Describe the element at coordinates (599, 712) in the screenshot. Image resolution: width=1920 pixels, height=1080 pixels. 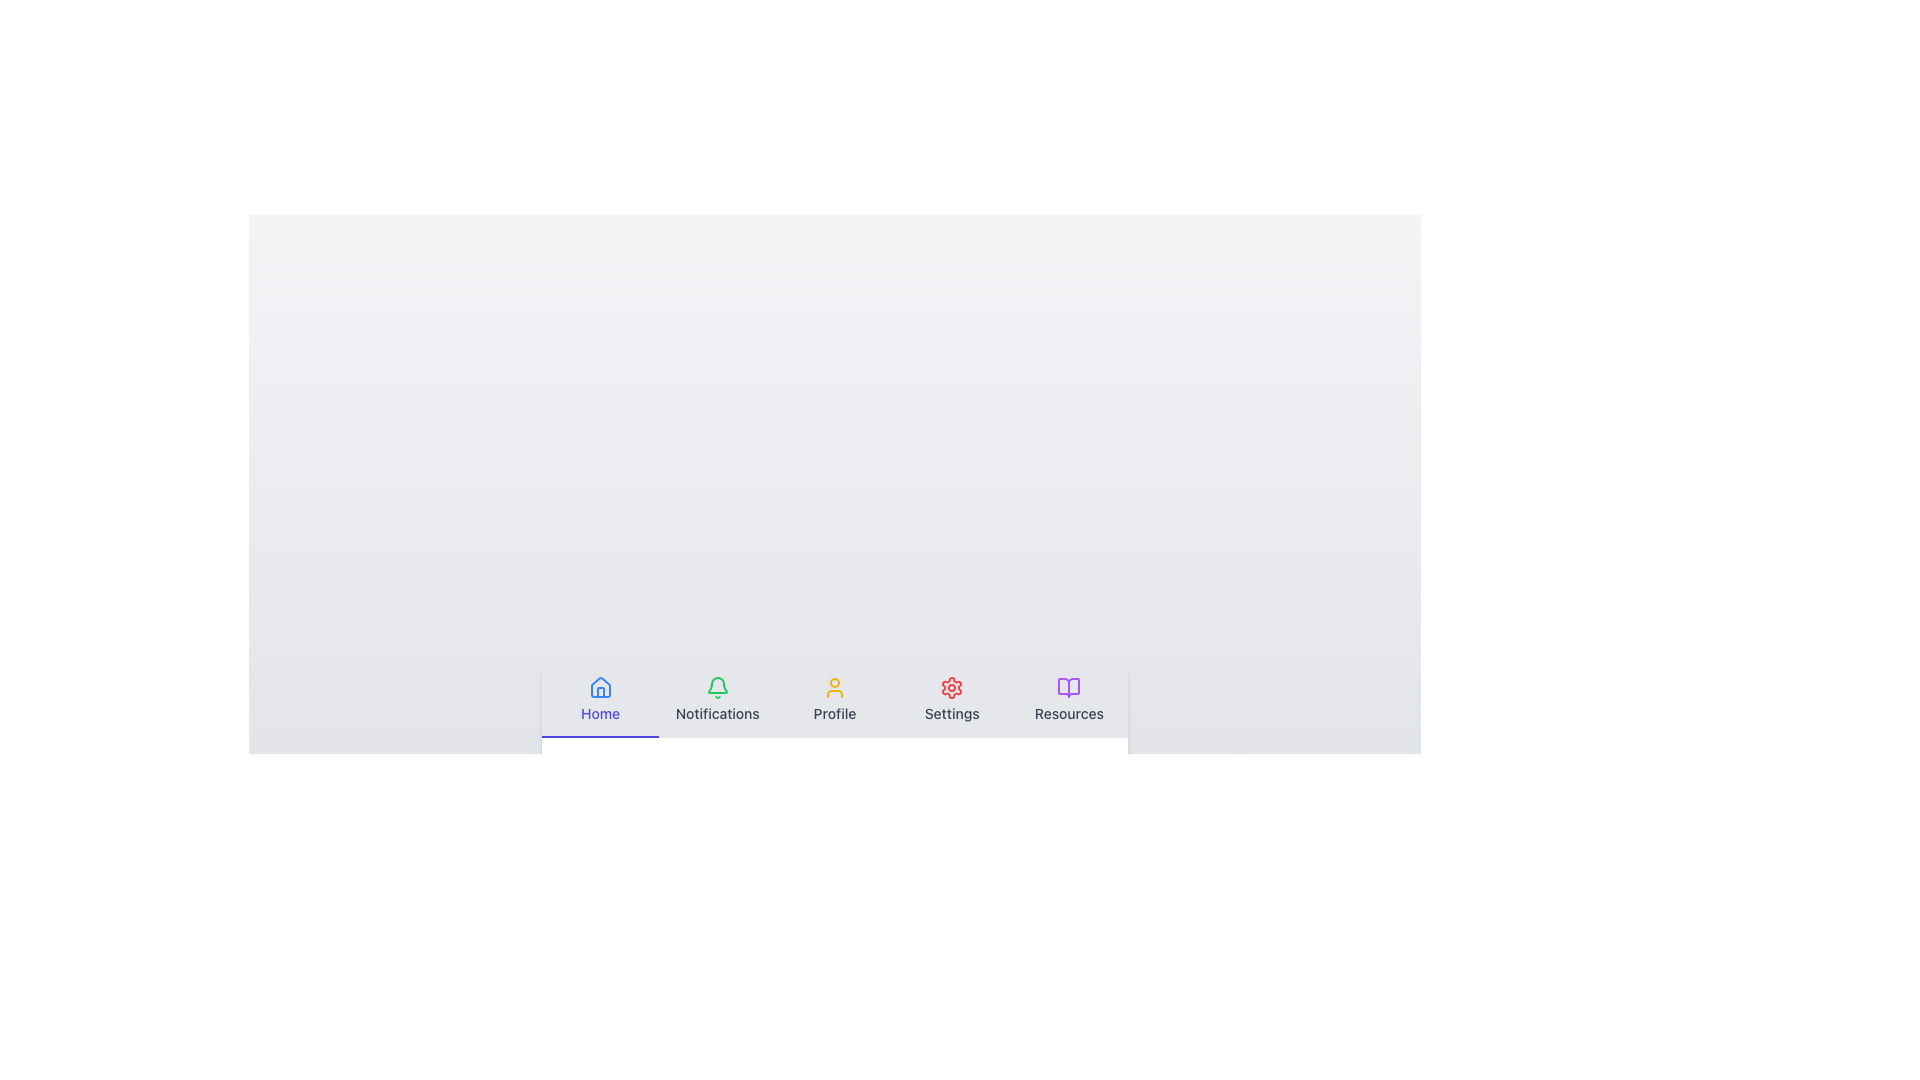
I see `the 'Home' text label, which is styled in blue and positioned below a house icon in the navigation bar` at that location.